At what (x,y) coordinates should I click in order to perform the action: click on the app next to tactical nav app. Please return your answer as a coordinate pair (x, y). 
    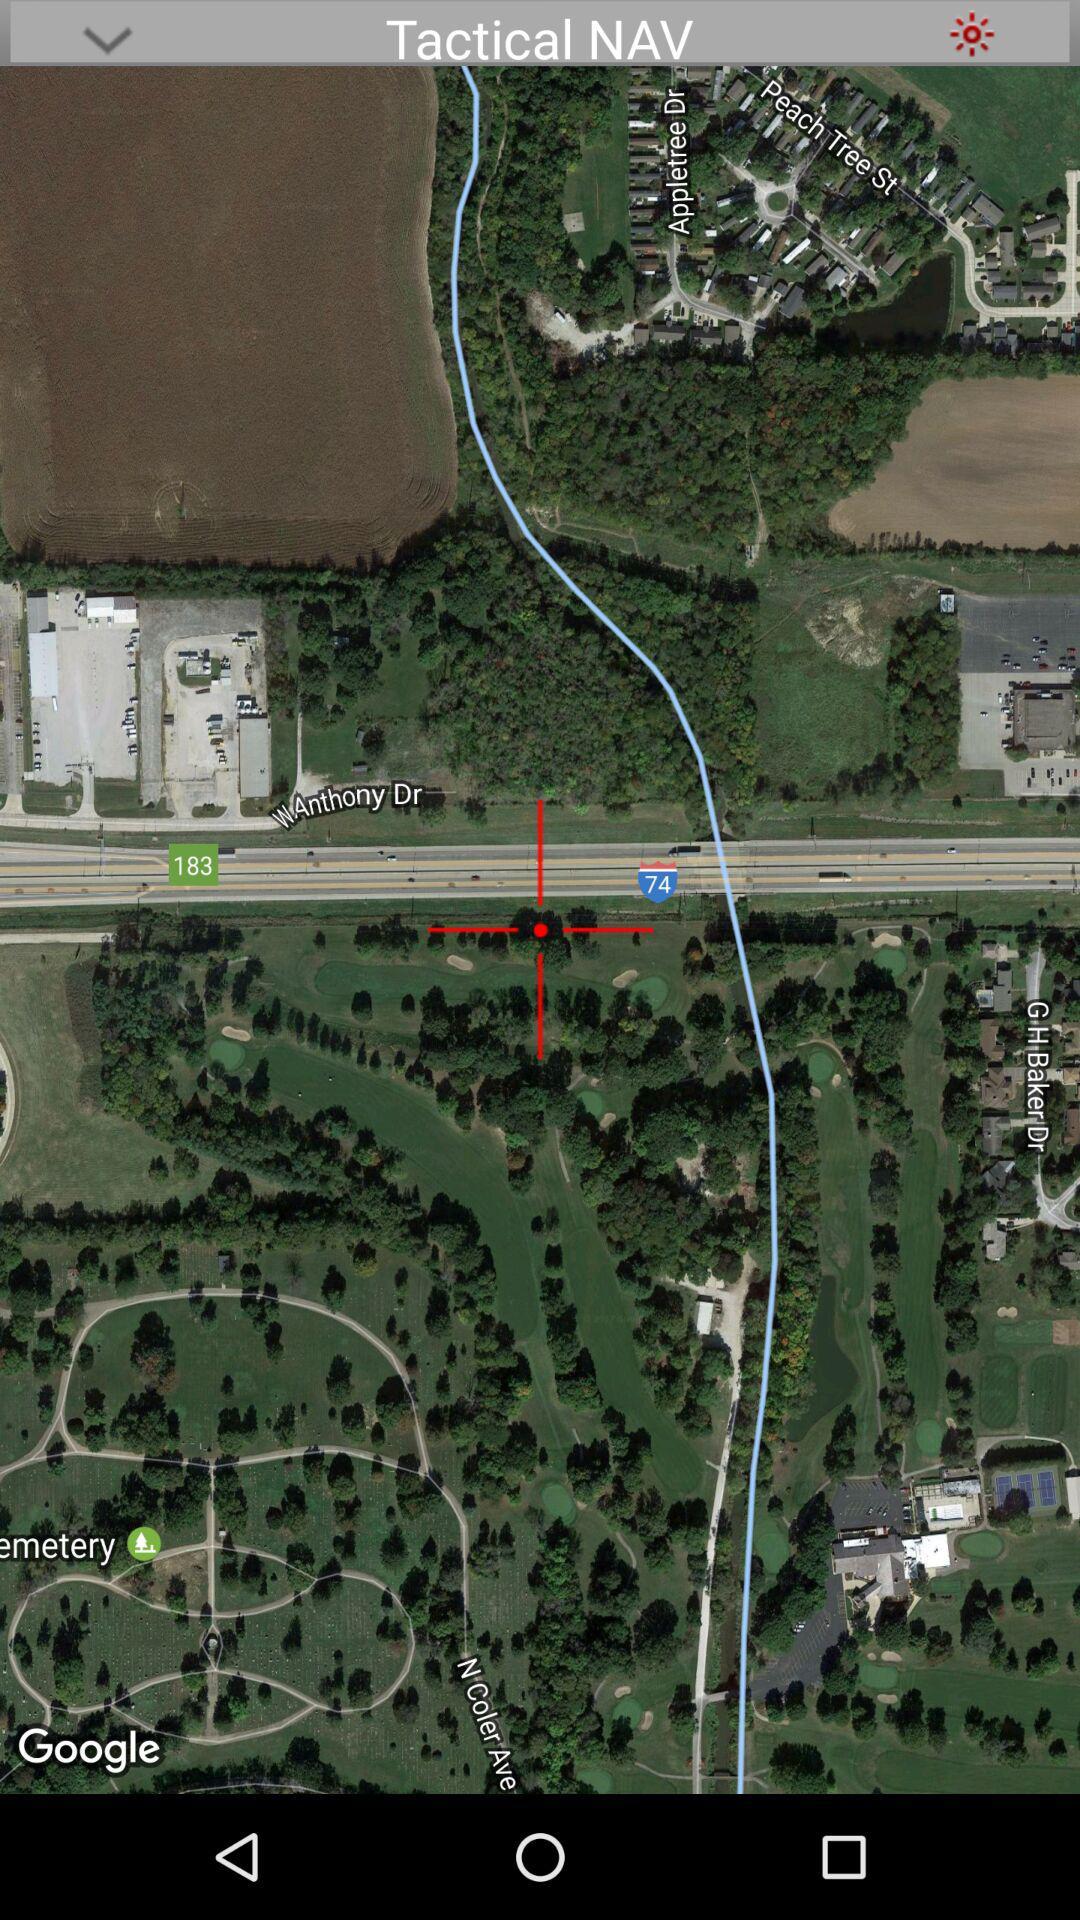
    Looking at the image, I should click on (971, 33).